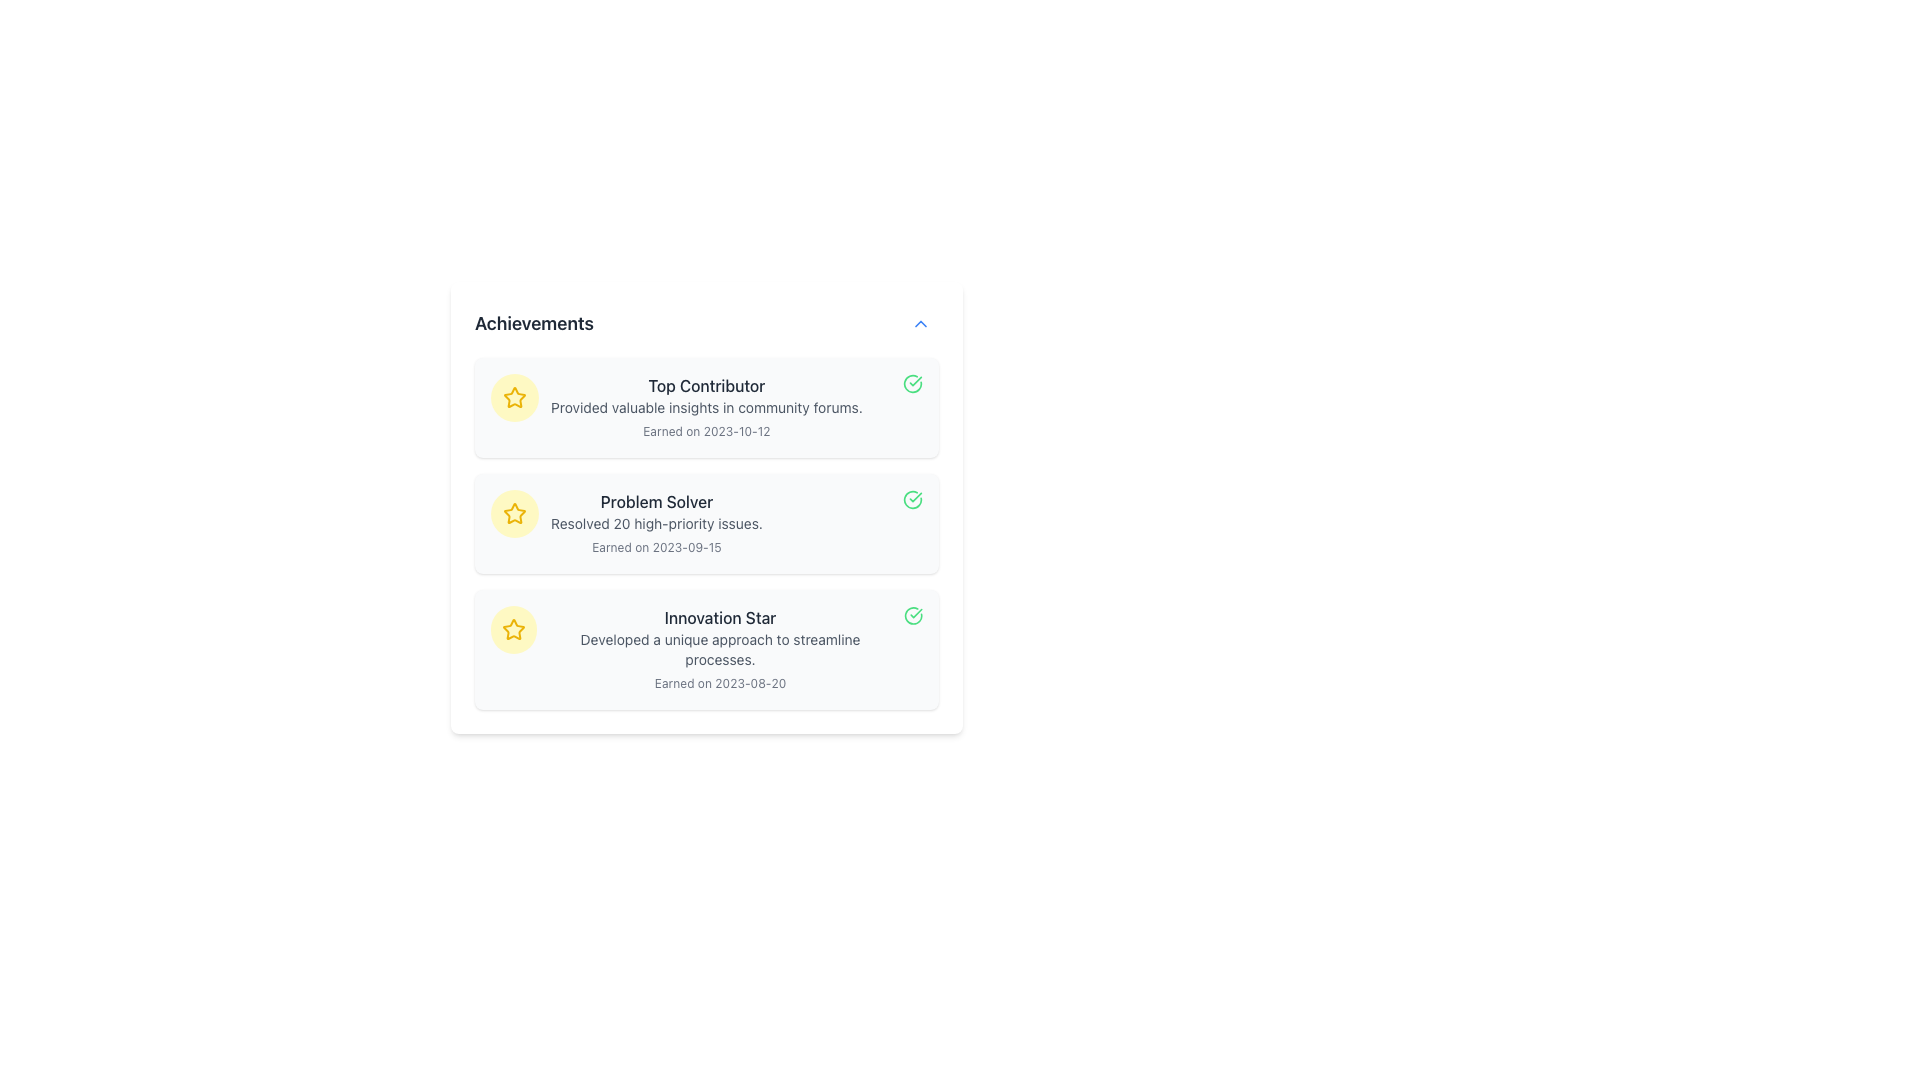 This screenshot has height=1080, width=1920. I want to click on the text label that reads 'Earned on 2023-10-12,' which is styled with an extra-small font size and gray color, located under the 'Top Contributor' title in the first achievement card, so click(706, 430).